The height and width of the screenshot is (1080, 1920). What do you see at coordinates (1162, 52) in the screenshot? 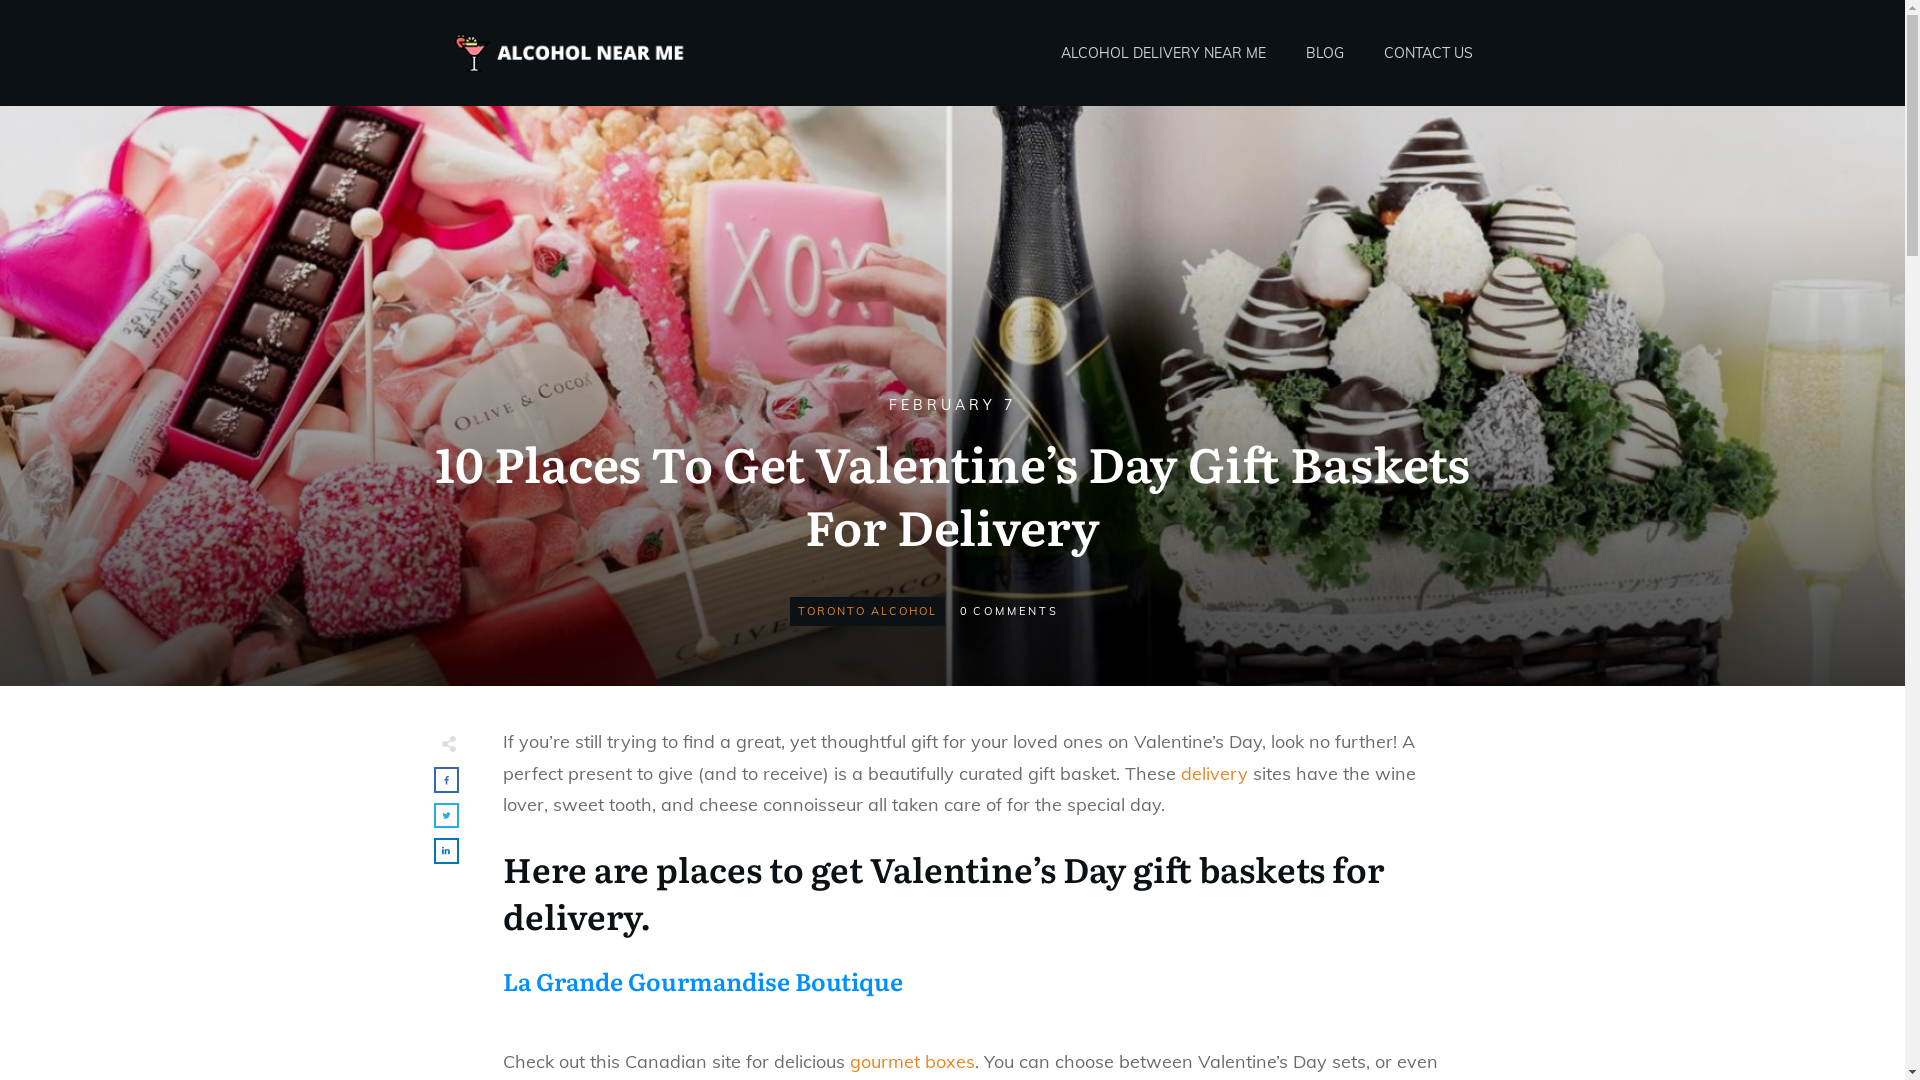
I see `'ALCOHOL DELIVERY NEAR ME'` at bounding box center [1162, 52].